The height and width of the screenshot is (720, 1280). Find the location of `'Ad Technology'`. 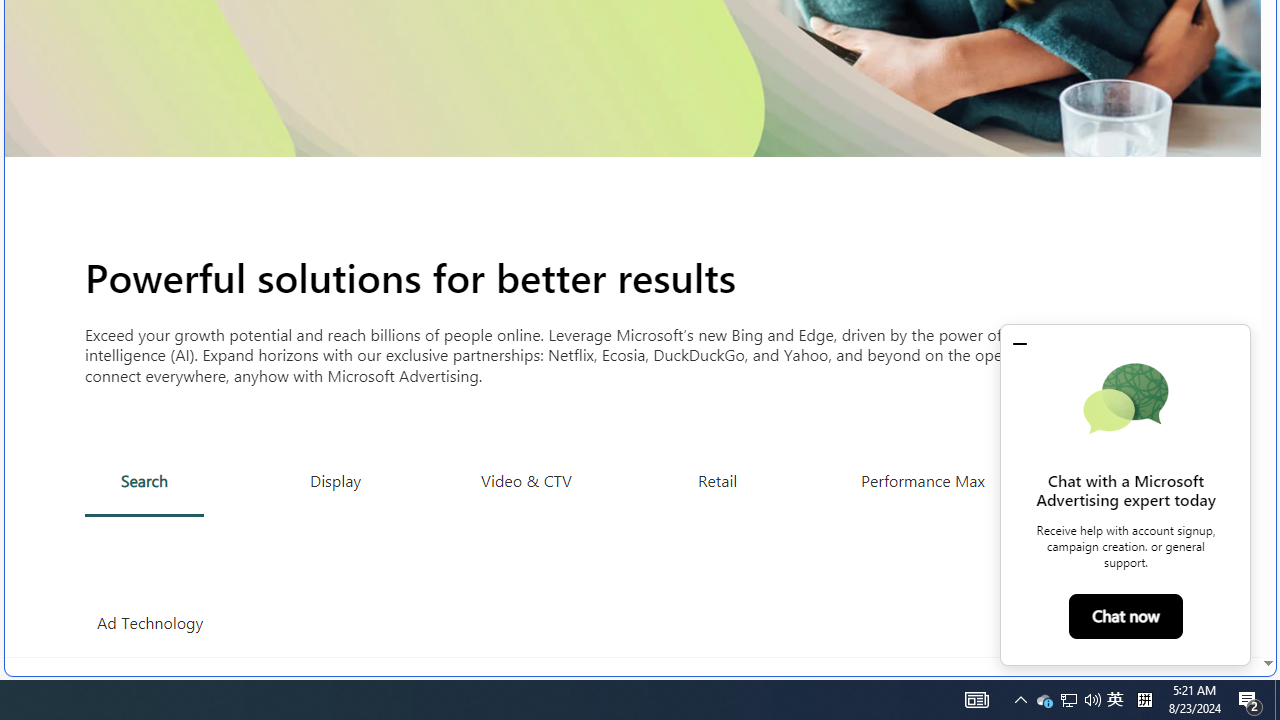

'Ad Technology' is located at coordinates (149, 622).